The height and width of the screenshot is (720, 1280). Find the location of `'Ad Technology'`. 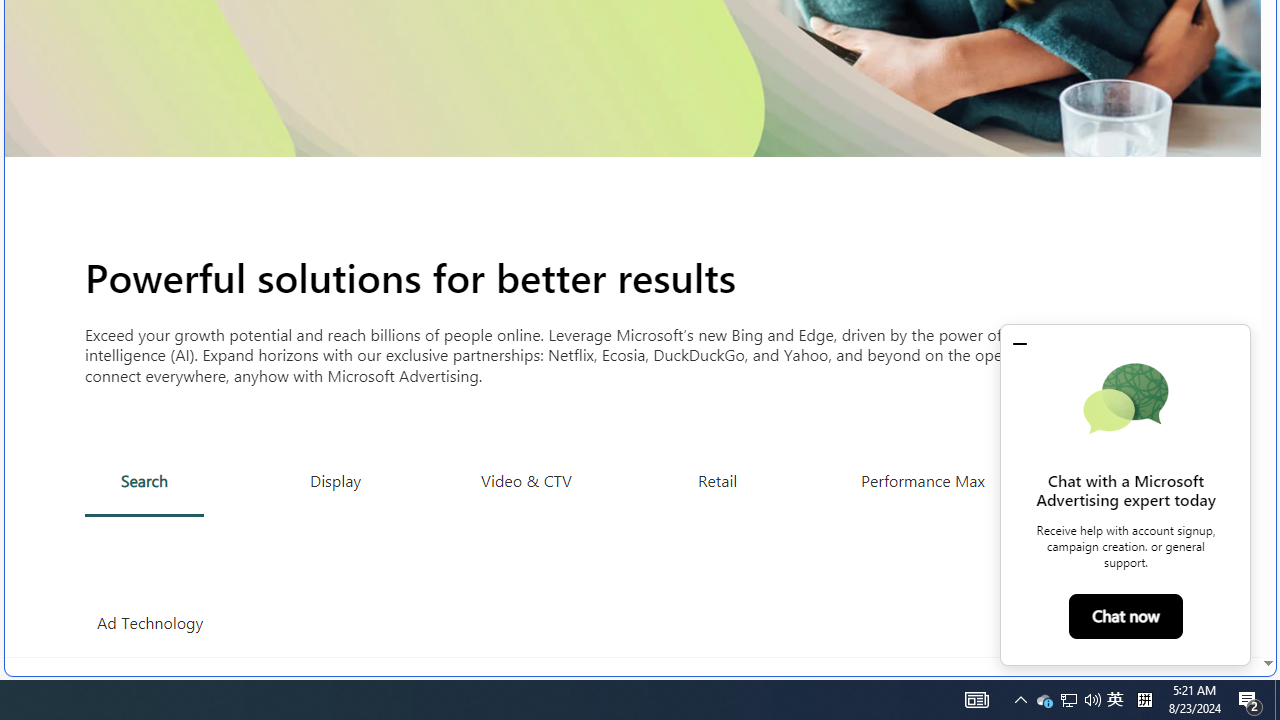

'Ad Technology' is located at coordinates (149, 622).